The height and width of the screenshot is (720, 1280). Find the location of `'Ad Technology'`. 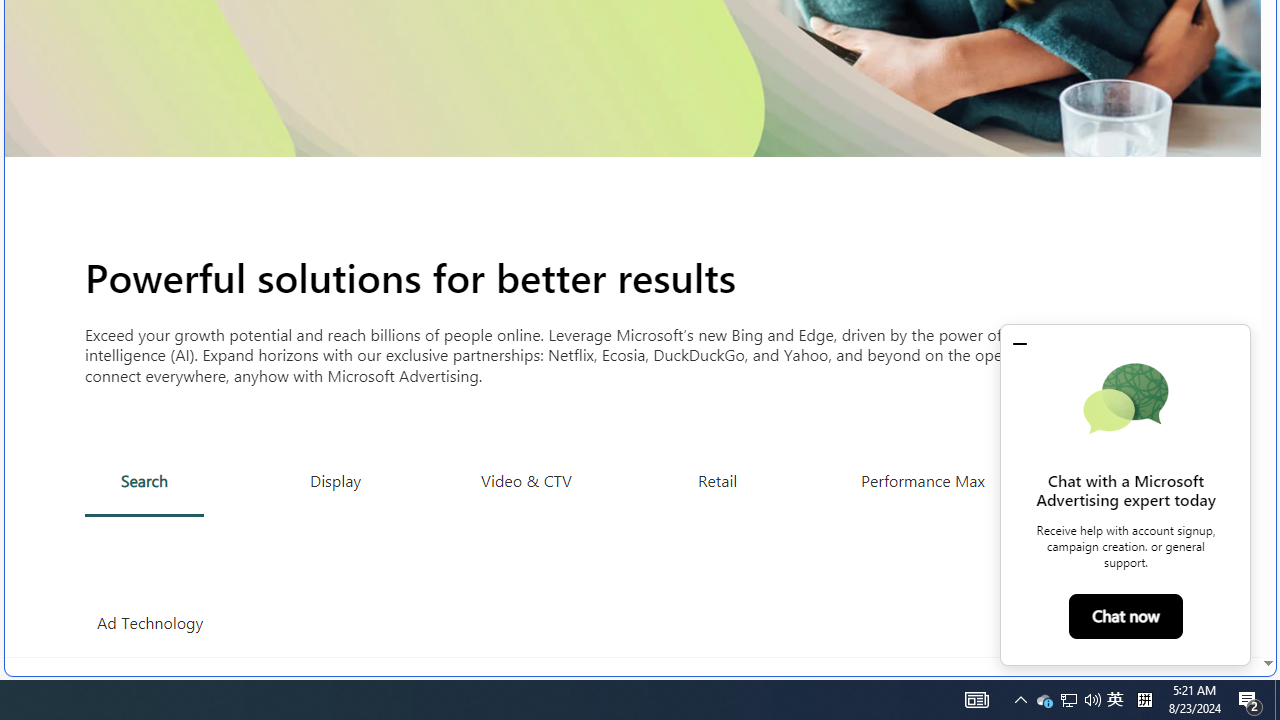

'Ad Technology' is located at coordinates (149, 622).